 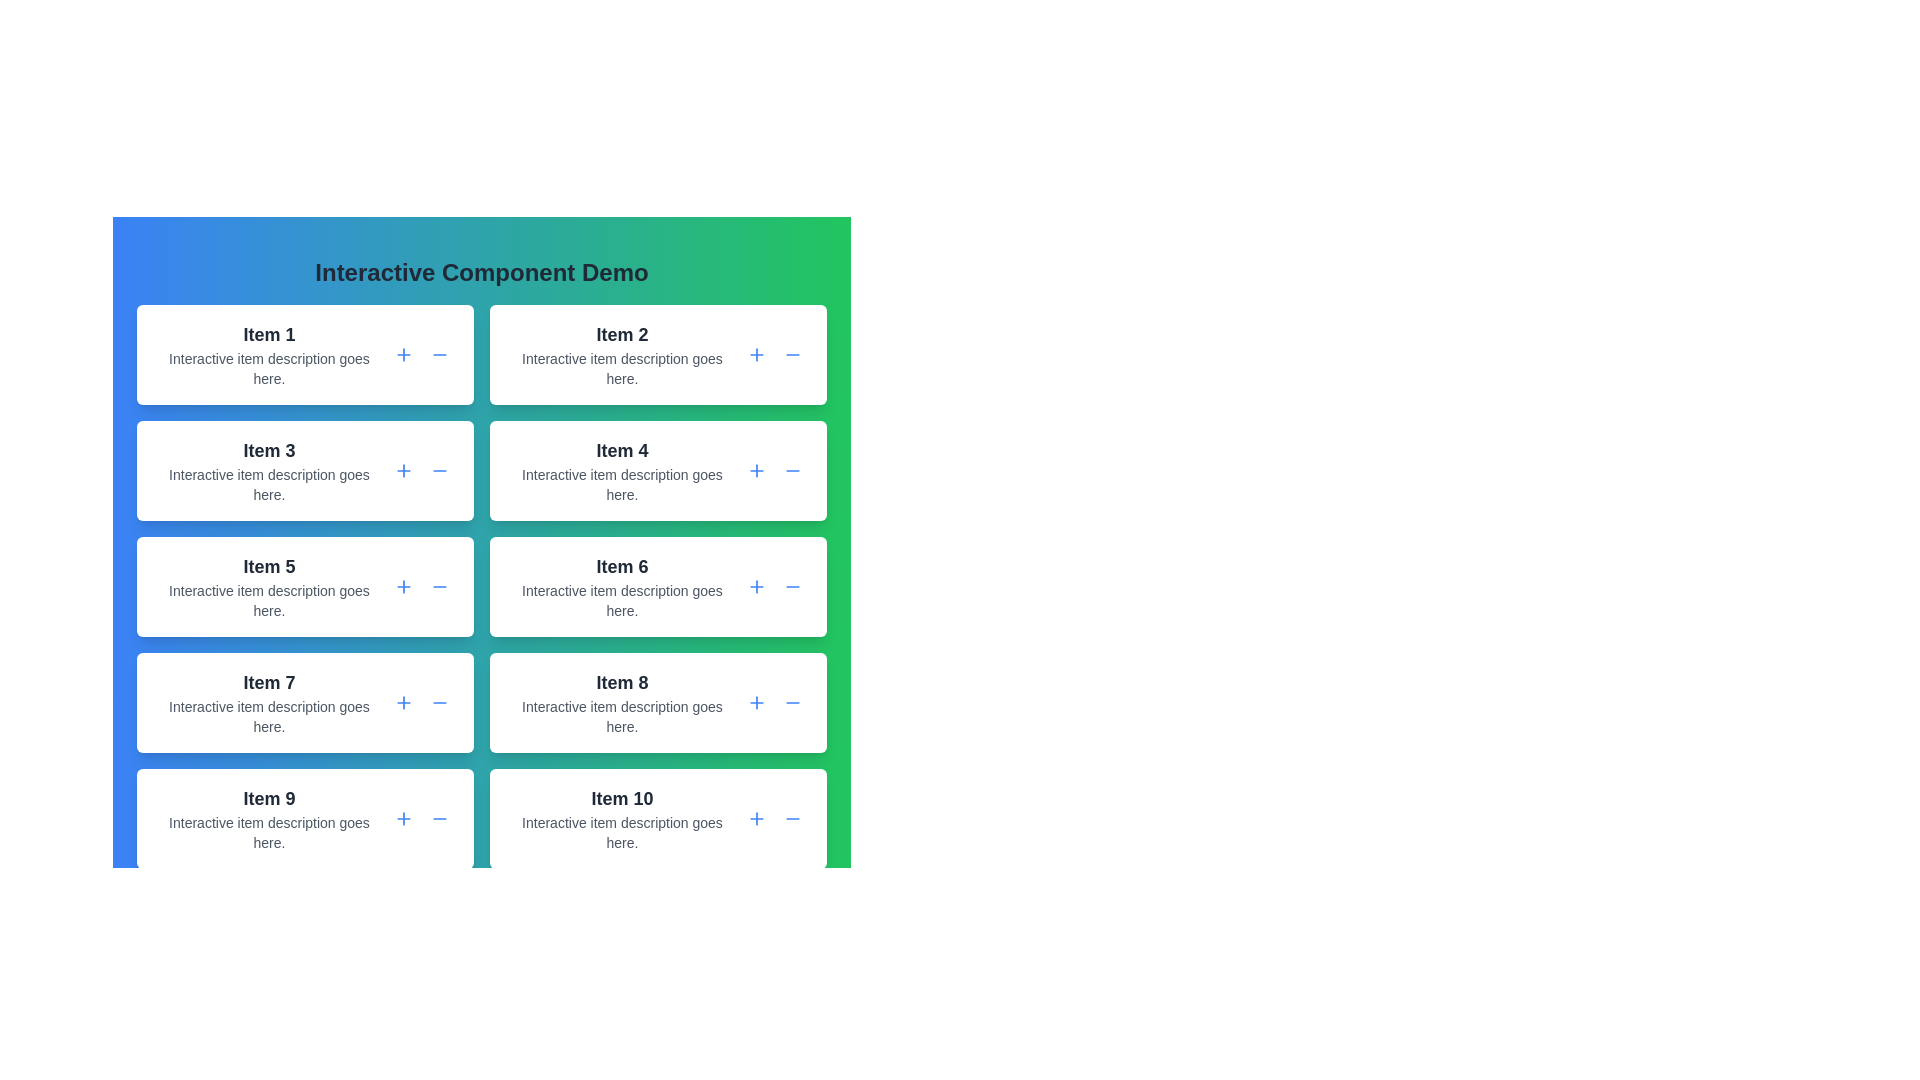 What do you see at coordinates (268, 716) in the screenshot?
I see `the static text label displaying 'Interactive item description goes here.' which is located within the card titled 'Item 7'` at bounding box center [268, 716].